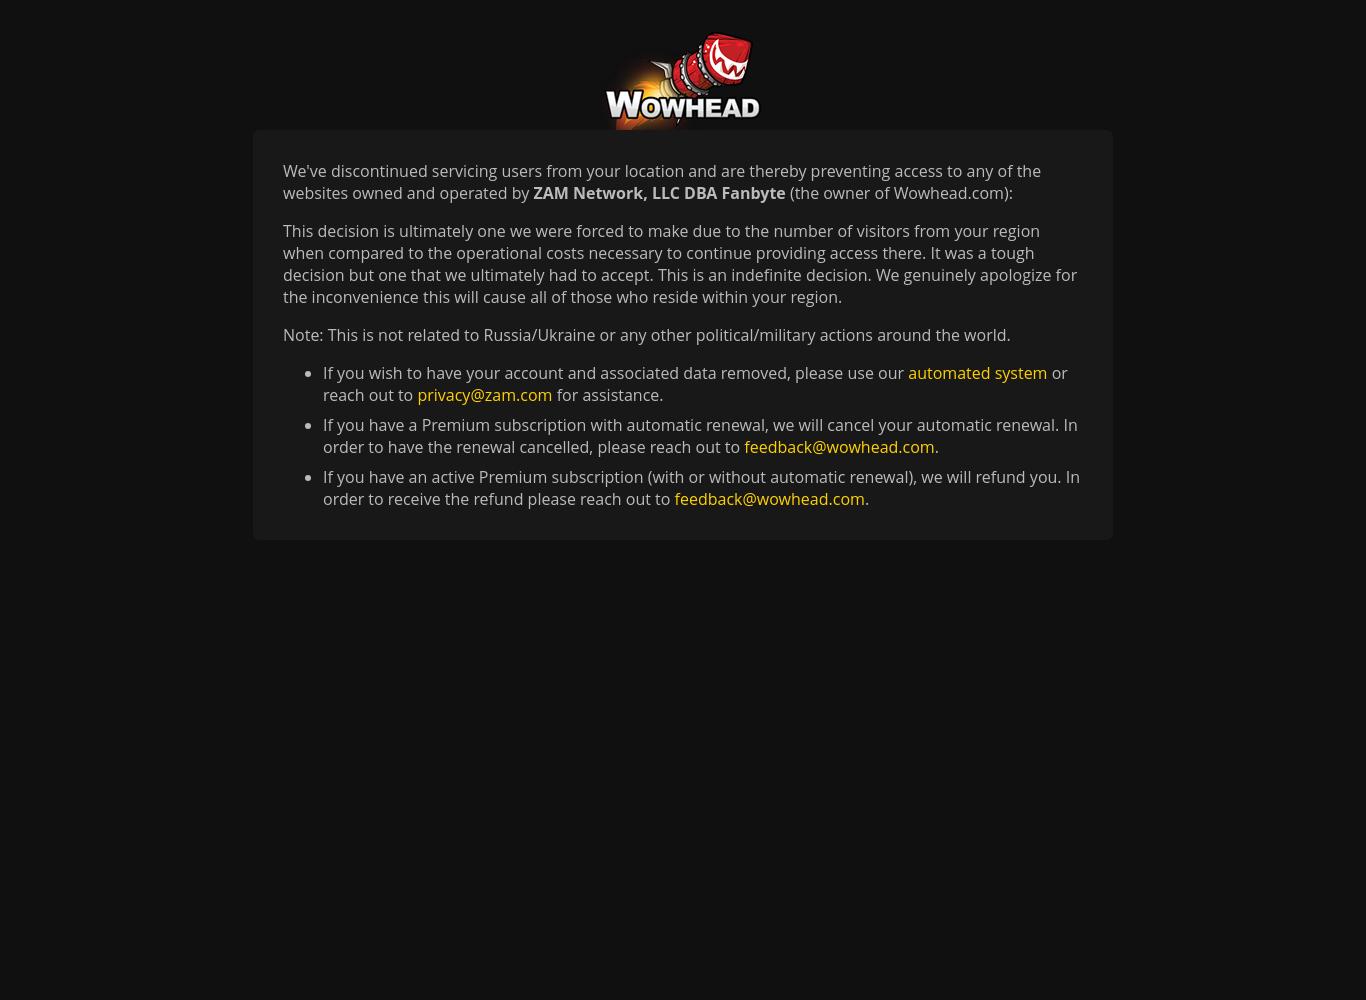  Describe the element at coordinates (785, 192) in the screenshot. I see `'(the owner of Wowhead.com):'` at that location.